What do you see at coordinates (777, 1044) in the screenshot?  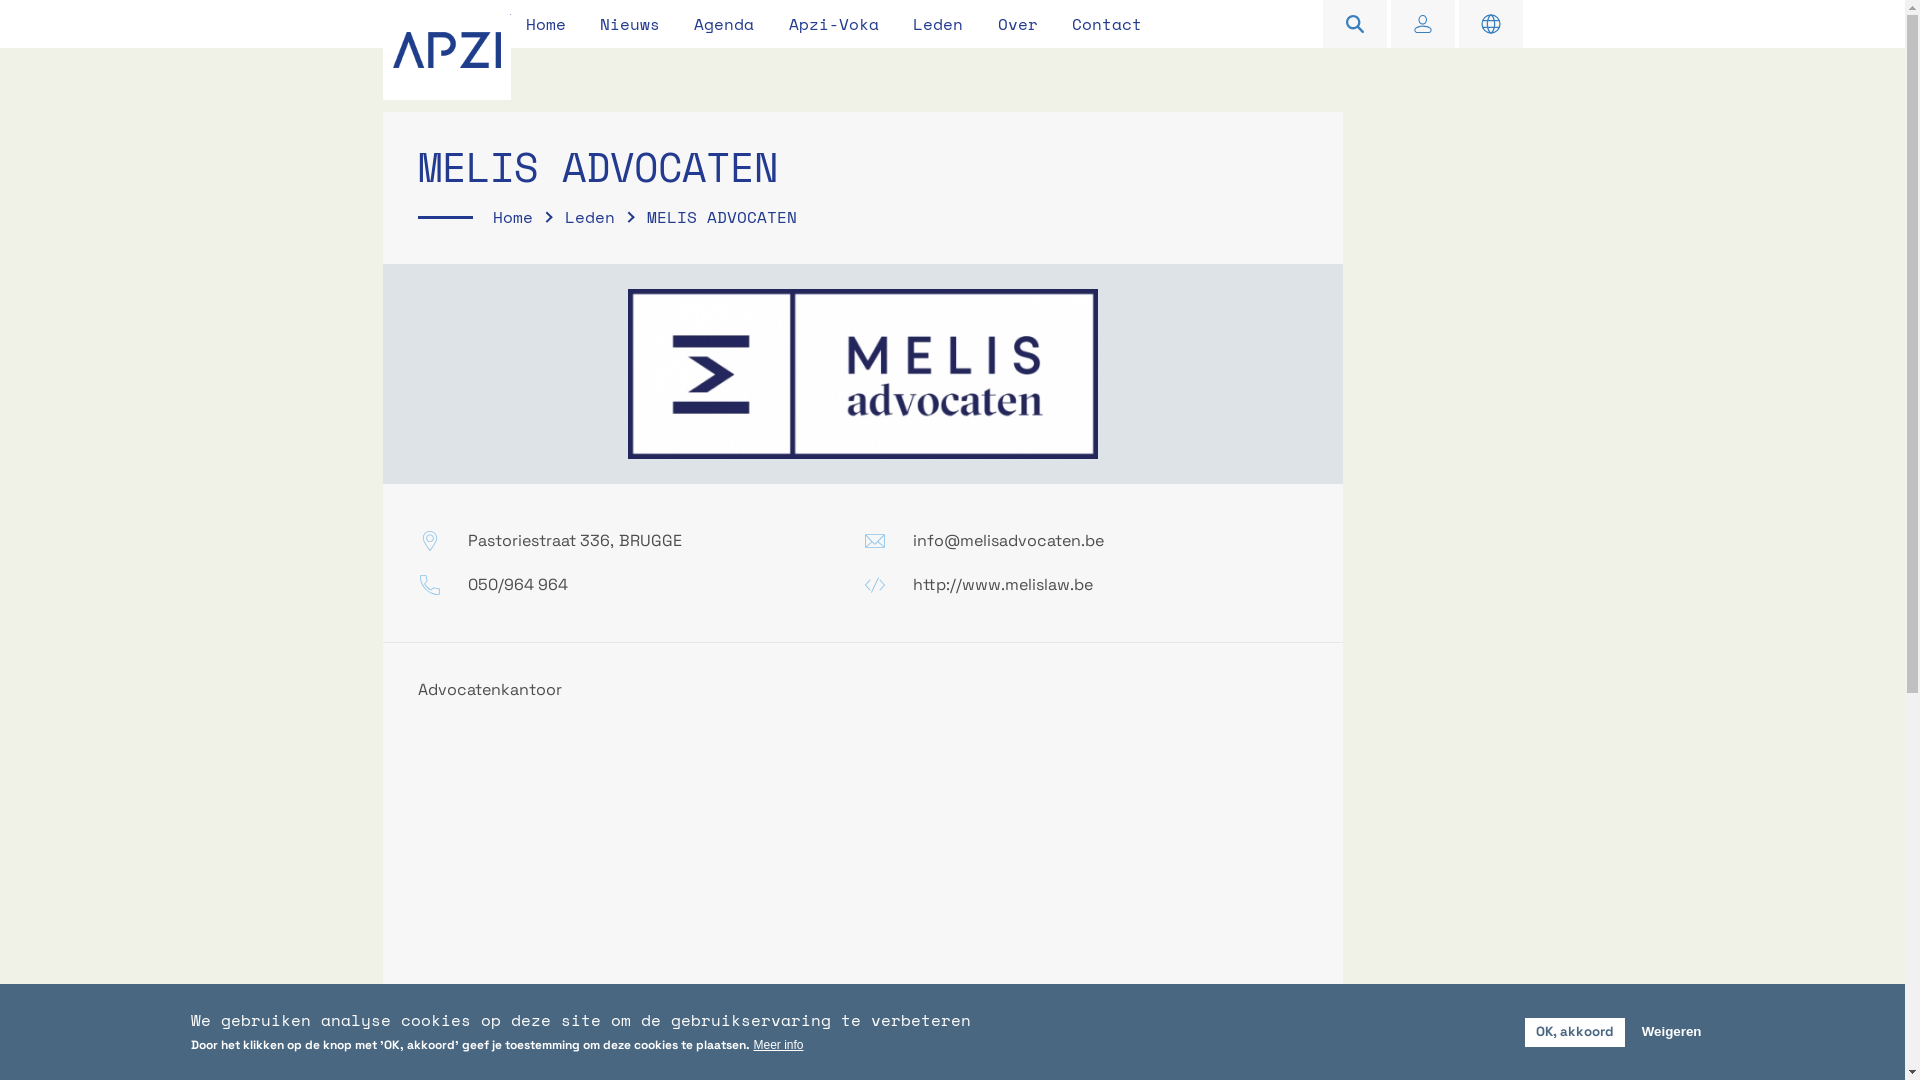 I see `'Meer info'` at bounding box center [777, 1044].